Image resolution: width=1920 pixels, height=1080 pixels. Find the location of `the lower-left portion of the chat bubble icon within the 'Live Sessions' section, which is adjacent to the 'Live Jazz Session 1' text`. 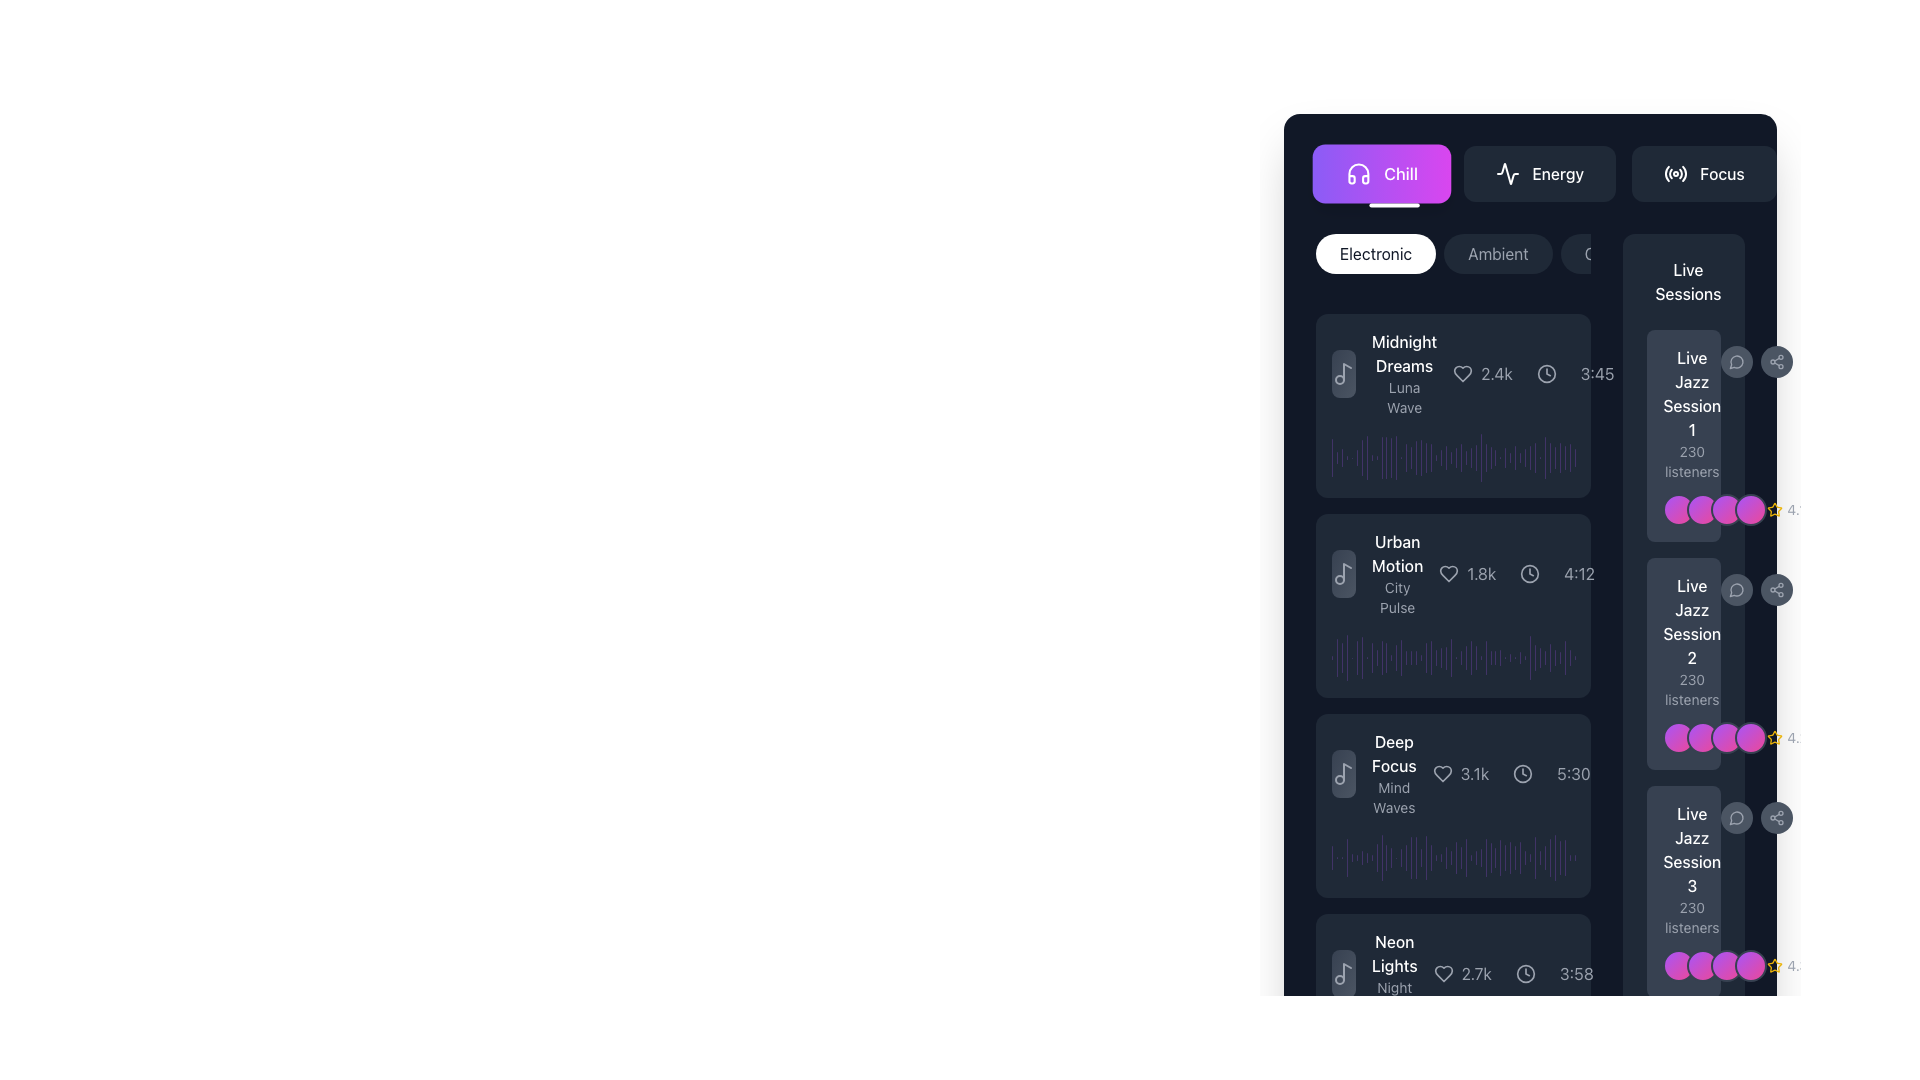

the lower-left portion of the chat bubble icon within the 'Live Sessions' section, which is adjacent to the 'Live Jazz Session 1' text is located at coordinates (1735, 362).